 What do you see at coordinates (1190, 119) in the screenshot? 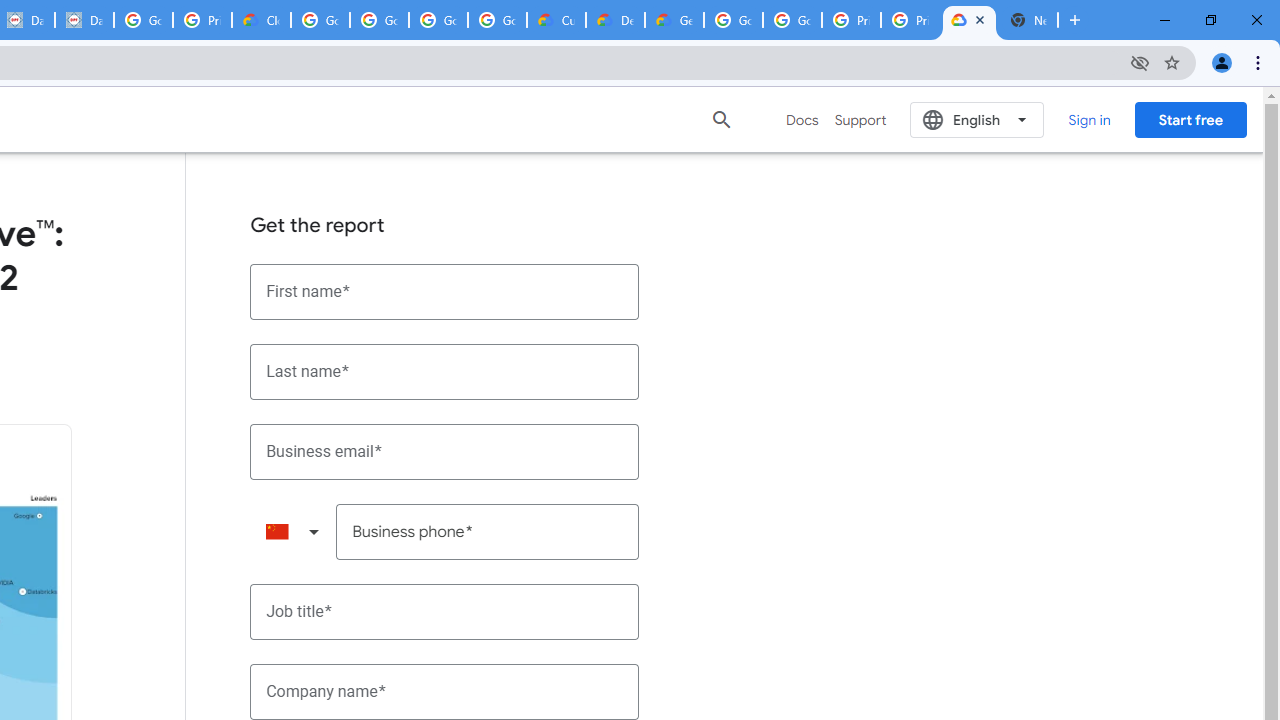
I see `'Start free'` at bounding box center [1190, 119].